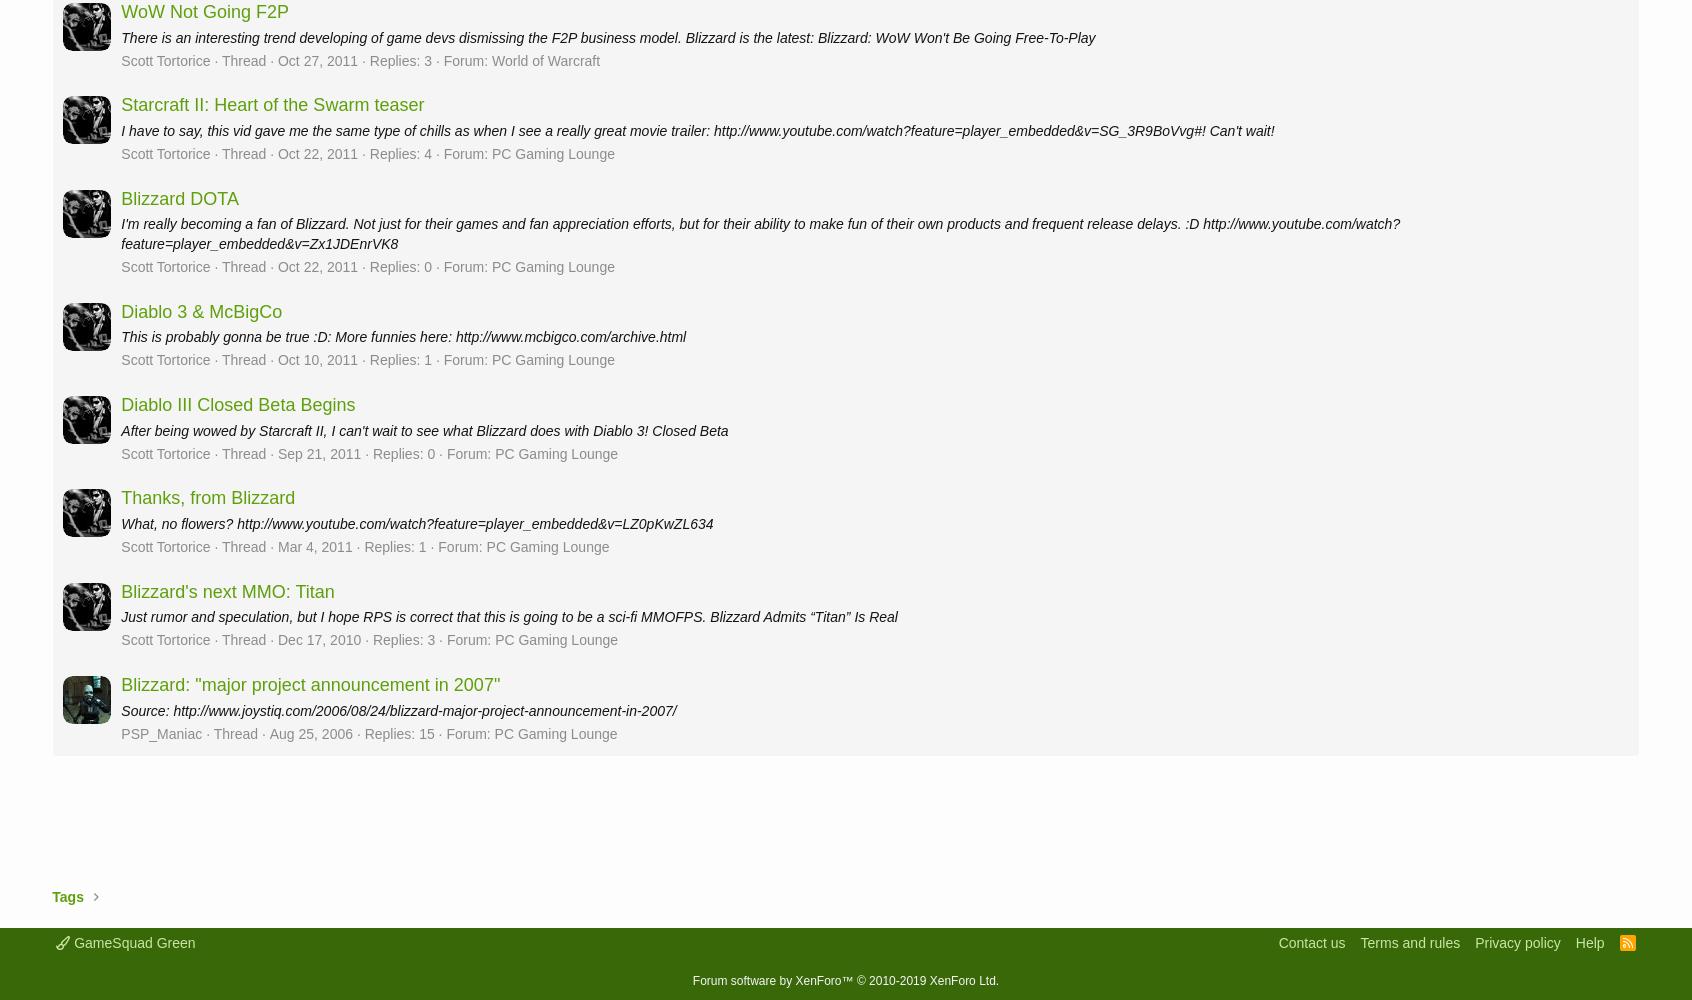 The image size is (1692, 1000). What do you see at coordinates (1517, 941) in the screenshot?
I see `'Privacy policy'` at bounding box center [1517, 941].